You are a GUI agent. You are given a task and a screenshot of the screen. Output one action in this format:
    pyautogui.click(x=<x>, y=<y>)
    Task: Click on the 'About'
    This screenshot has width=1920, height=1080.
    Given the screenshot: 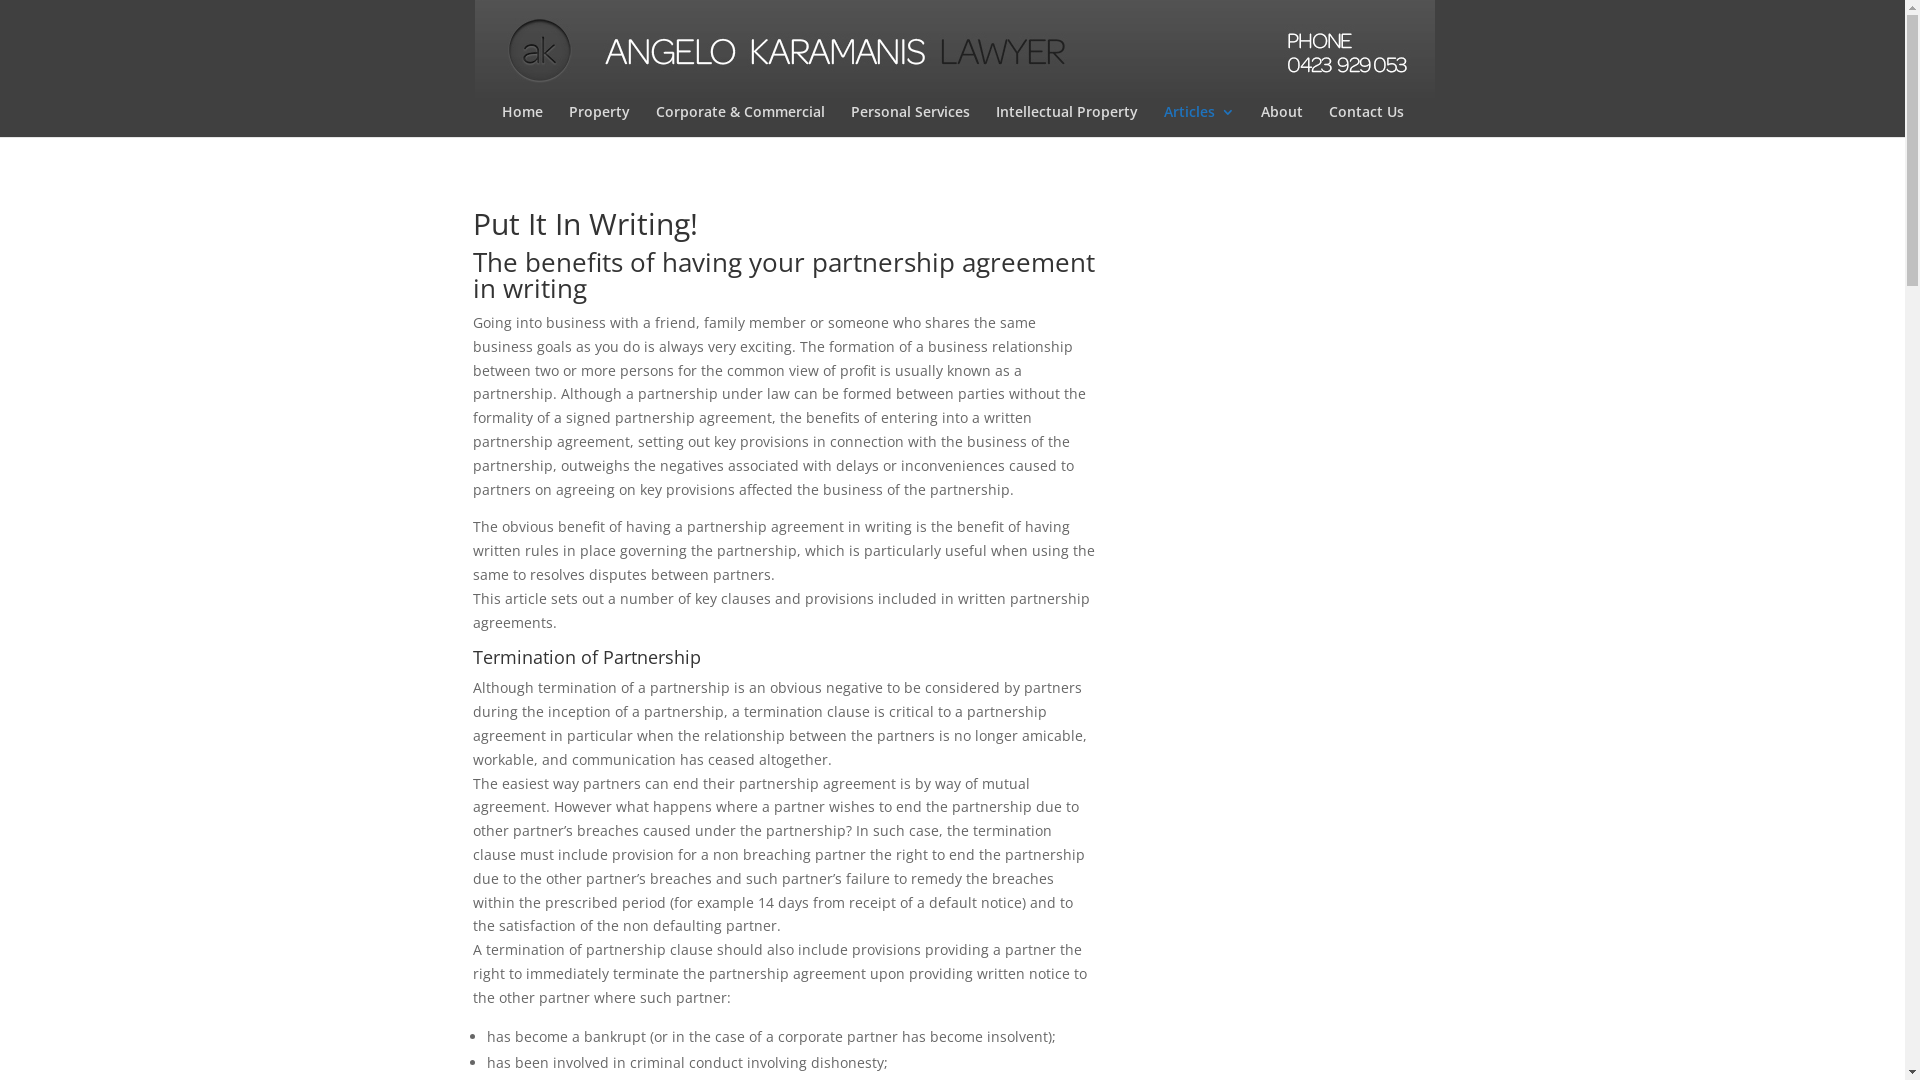 What is the action you would take?
    pyautogui.click(x=1258, y=120)
    